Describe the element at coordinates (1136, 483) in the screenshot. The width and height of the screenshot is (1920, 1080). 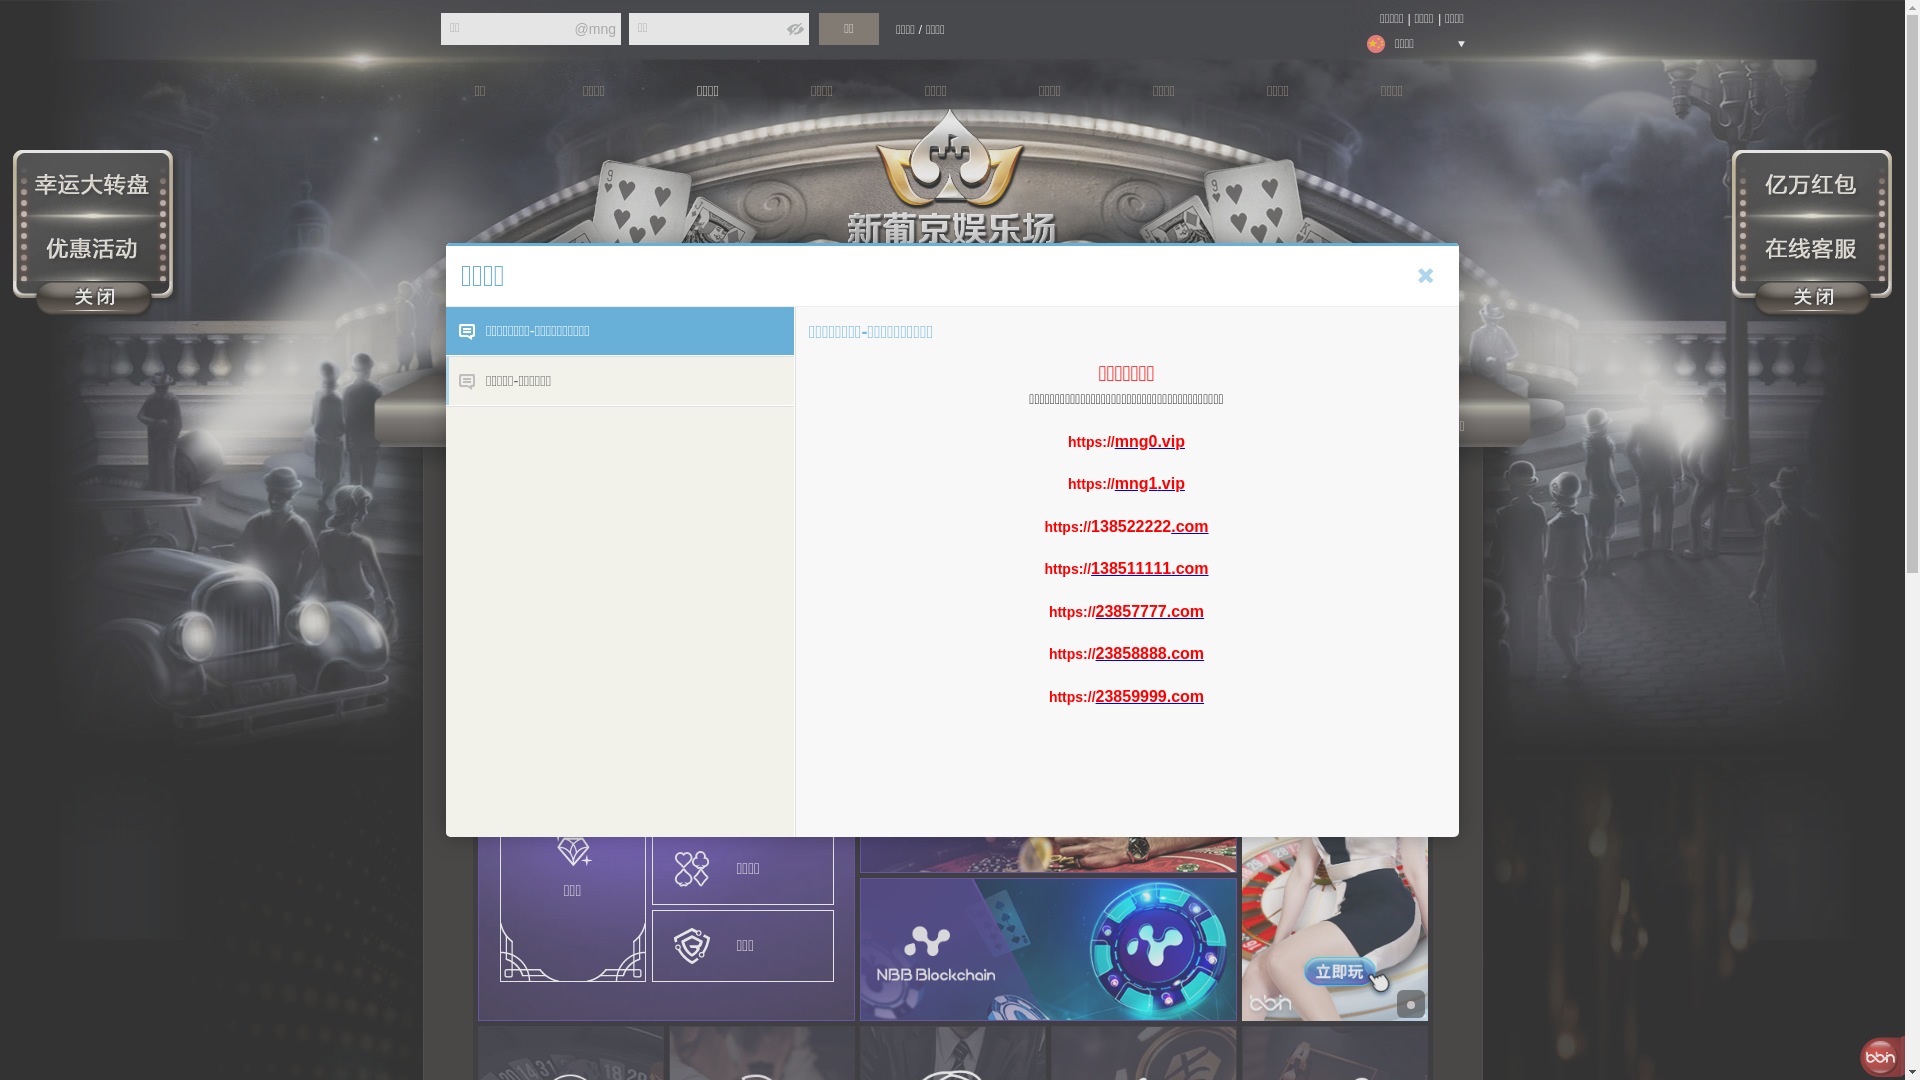
I see `'mng1'` at that location.